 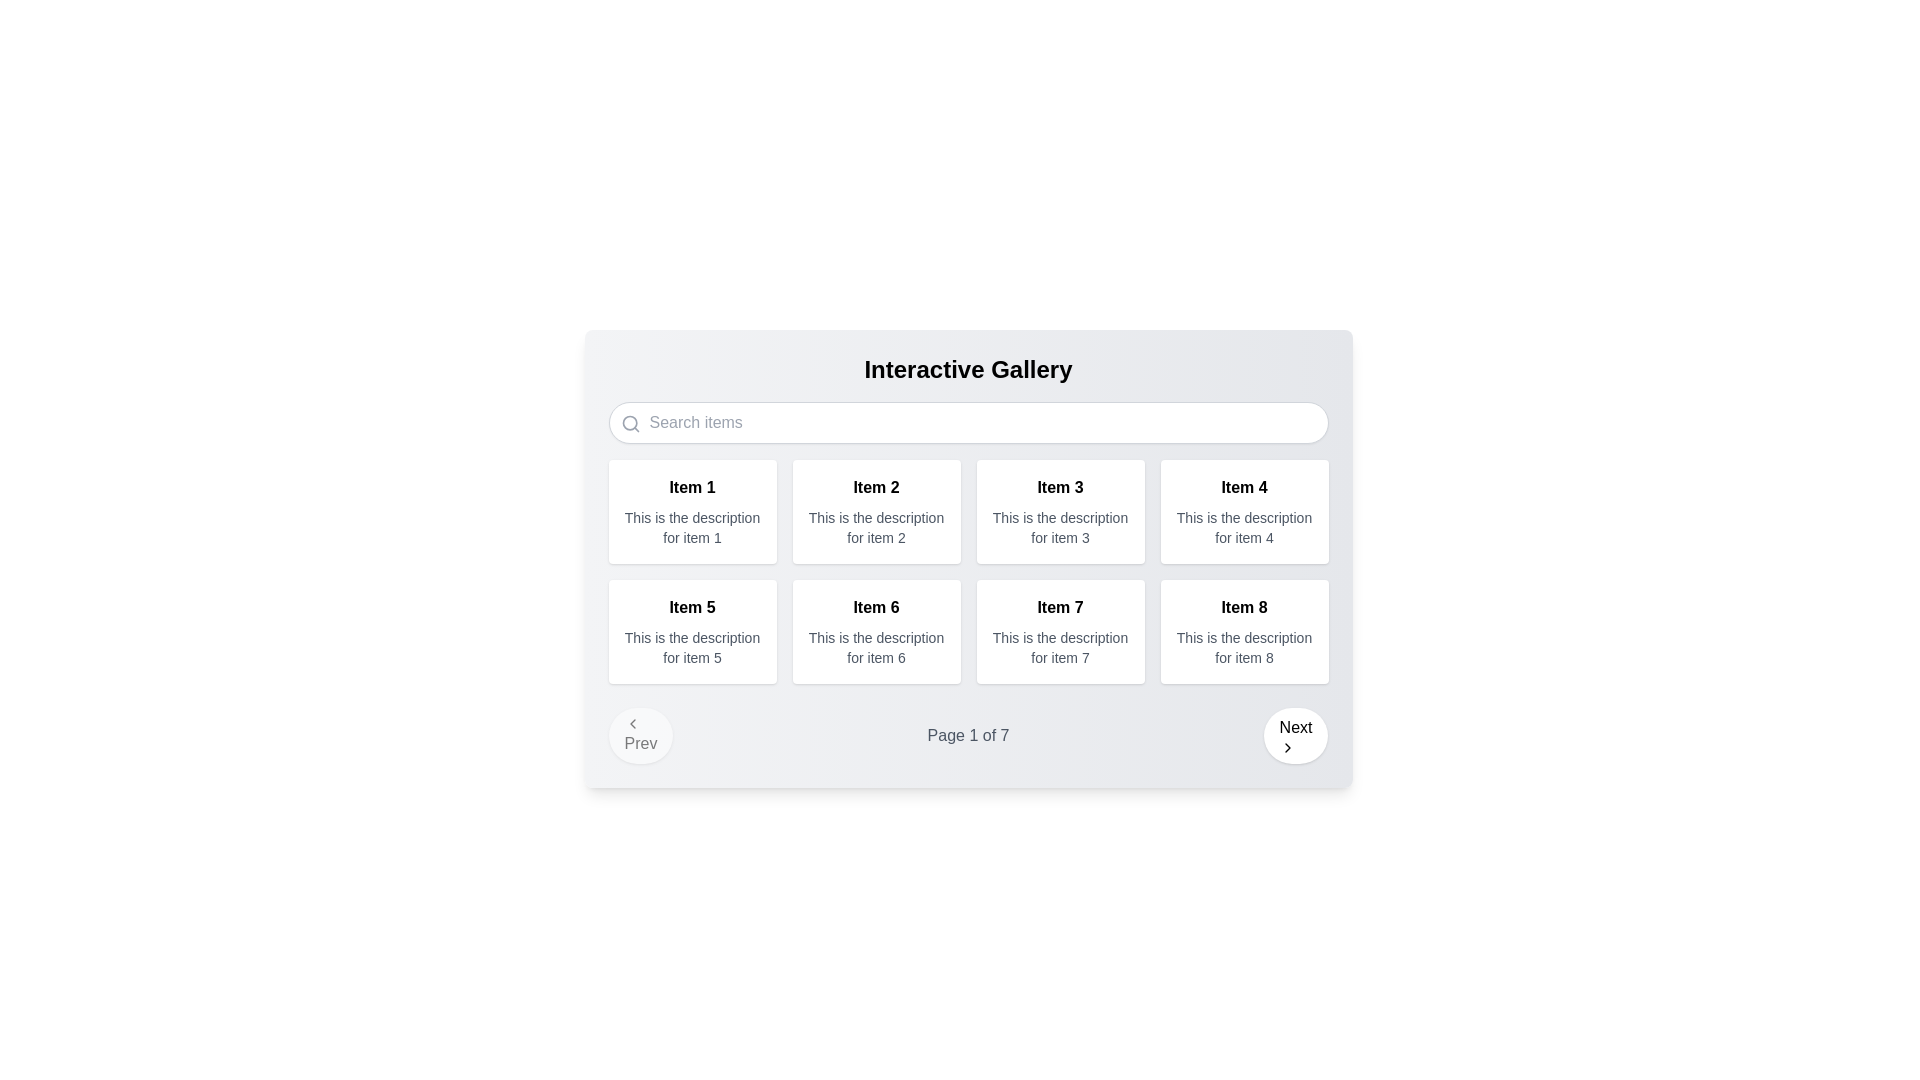 I want to click on the gray magnifying glass icon, which is styled as an SVG graphic and positioned to the left of the search input field, so click(x=629, y=423).